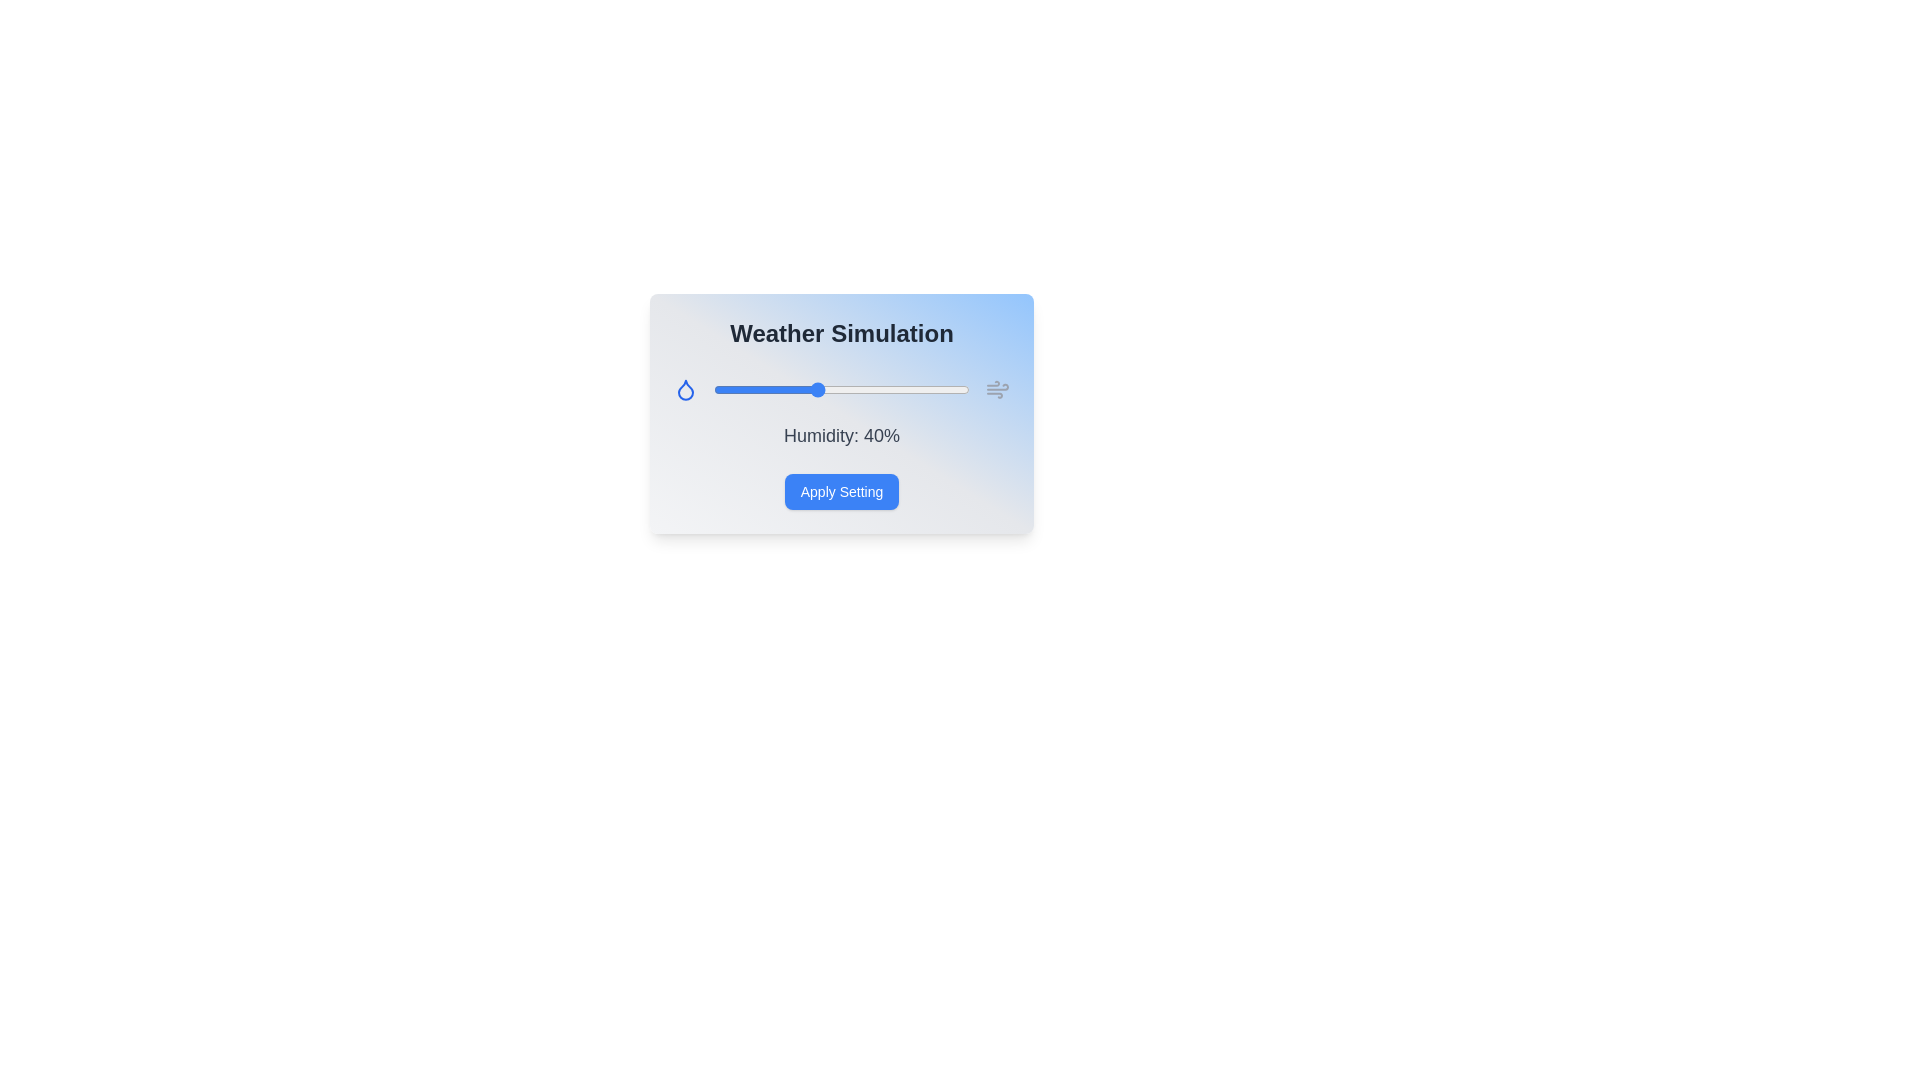 This screenshot has height=1080, width=1920. Describe the element at coordinates (940, 389) in the screenshot. I see `the humidity slider to 89%` at that location.